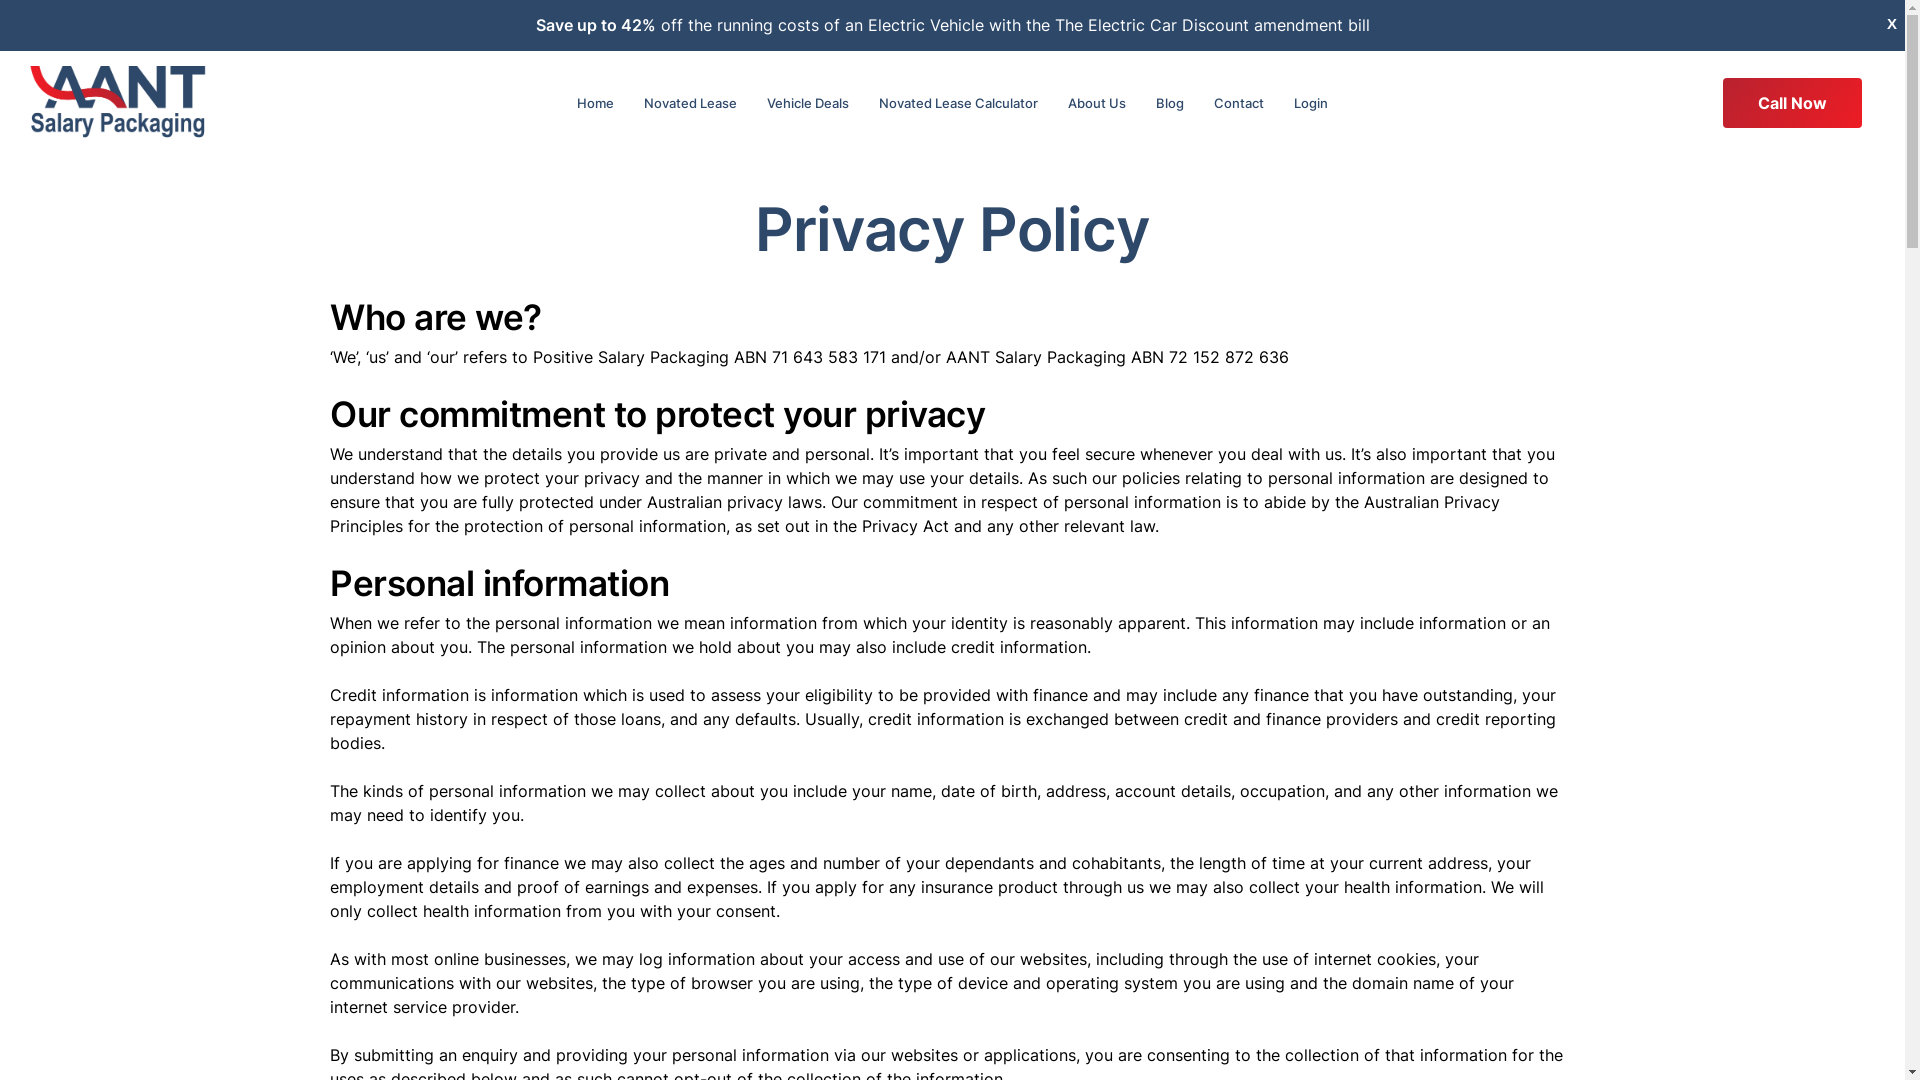 The width and height of the screenshot is (1920, 1080). What do you see at coordinates (1170, 103) in the screenshot?
I see `'Blog'` at bounding box center [1170, 103].